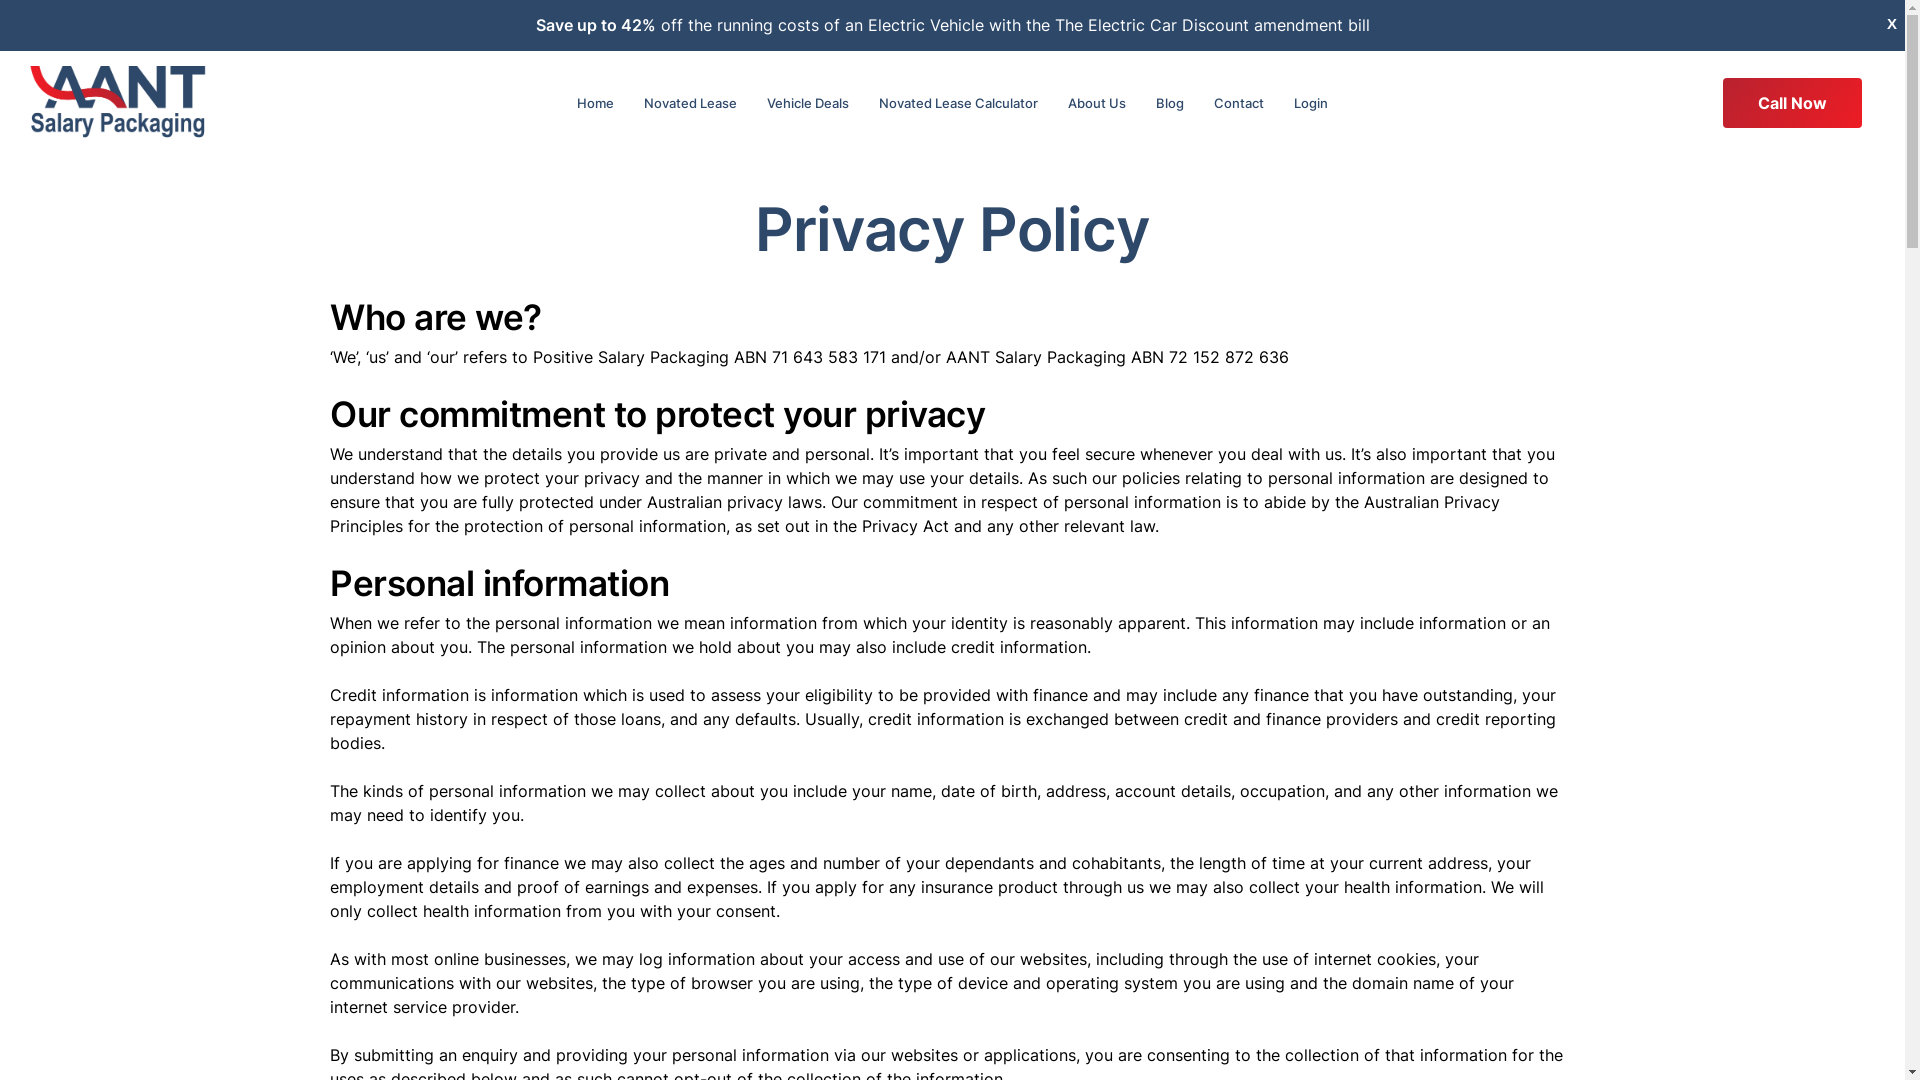 The width and height of the screenshot is (1920, 1080). What do you see at coordinates (1170, 103) in the screenshot?
I see `'Blog'` at bounding box center [1170, 103].